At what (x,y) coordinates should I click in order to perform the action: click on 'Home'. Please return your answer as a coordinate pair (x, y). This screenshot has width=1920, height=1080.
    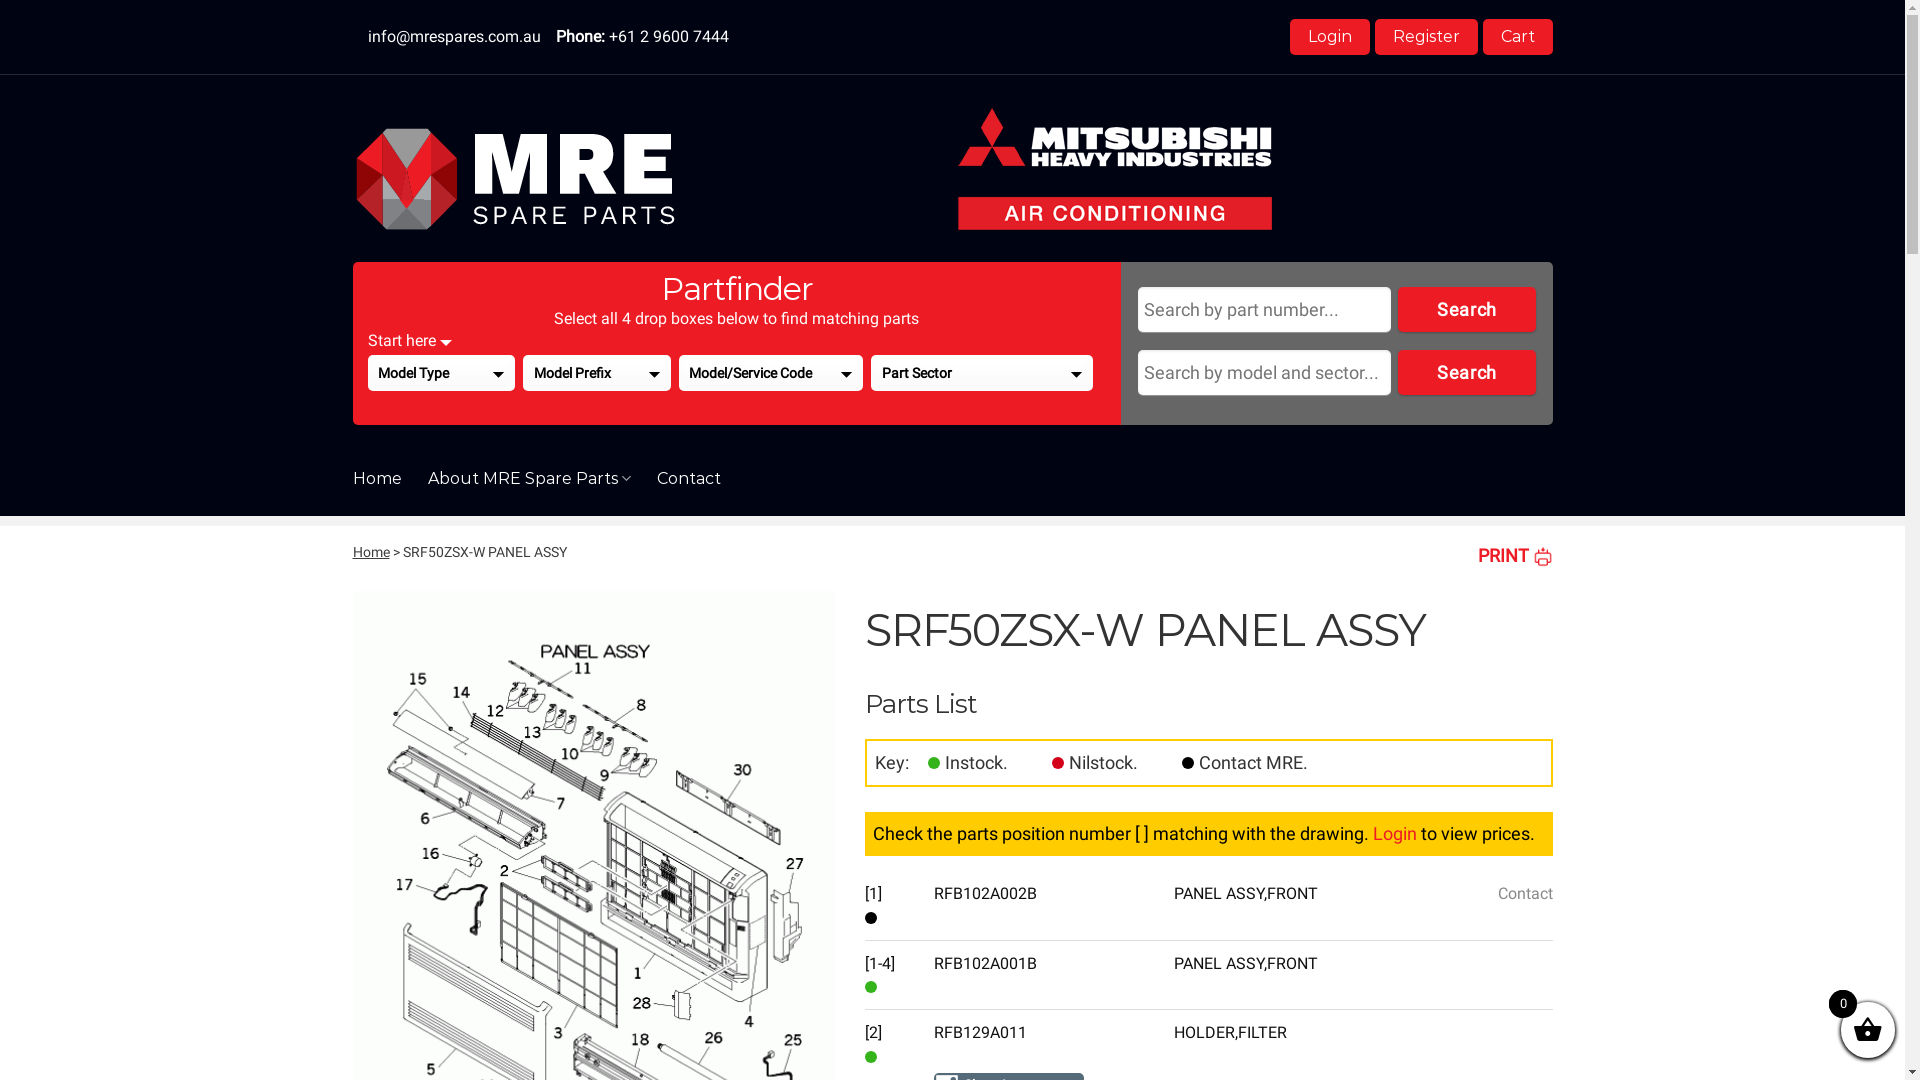
    Looking at the image, I should click on (370, 551).